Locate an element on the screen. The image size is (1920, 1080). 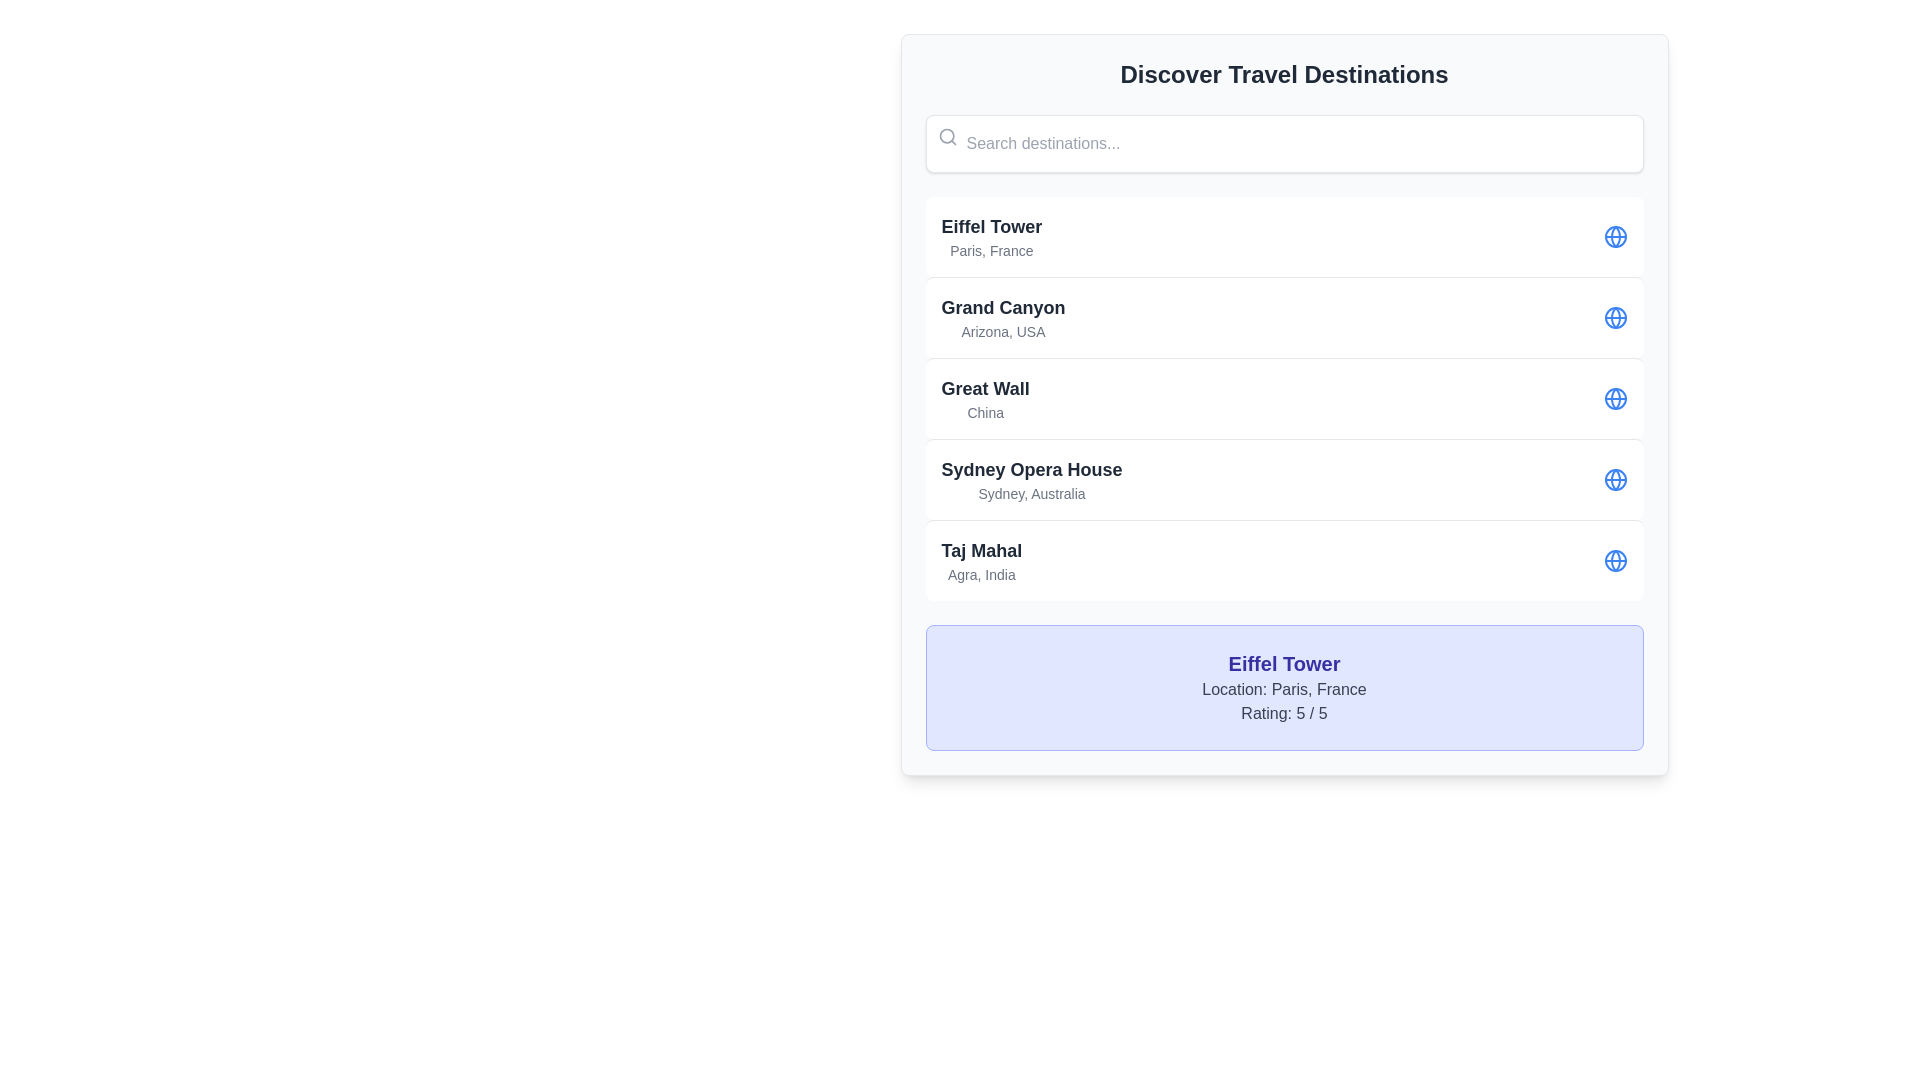
the globe icon with a blue border and white fill, positioned third in the column of globe icons, aligned with the text 'Great Wall' is located at coordinates (1615, 316).